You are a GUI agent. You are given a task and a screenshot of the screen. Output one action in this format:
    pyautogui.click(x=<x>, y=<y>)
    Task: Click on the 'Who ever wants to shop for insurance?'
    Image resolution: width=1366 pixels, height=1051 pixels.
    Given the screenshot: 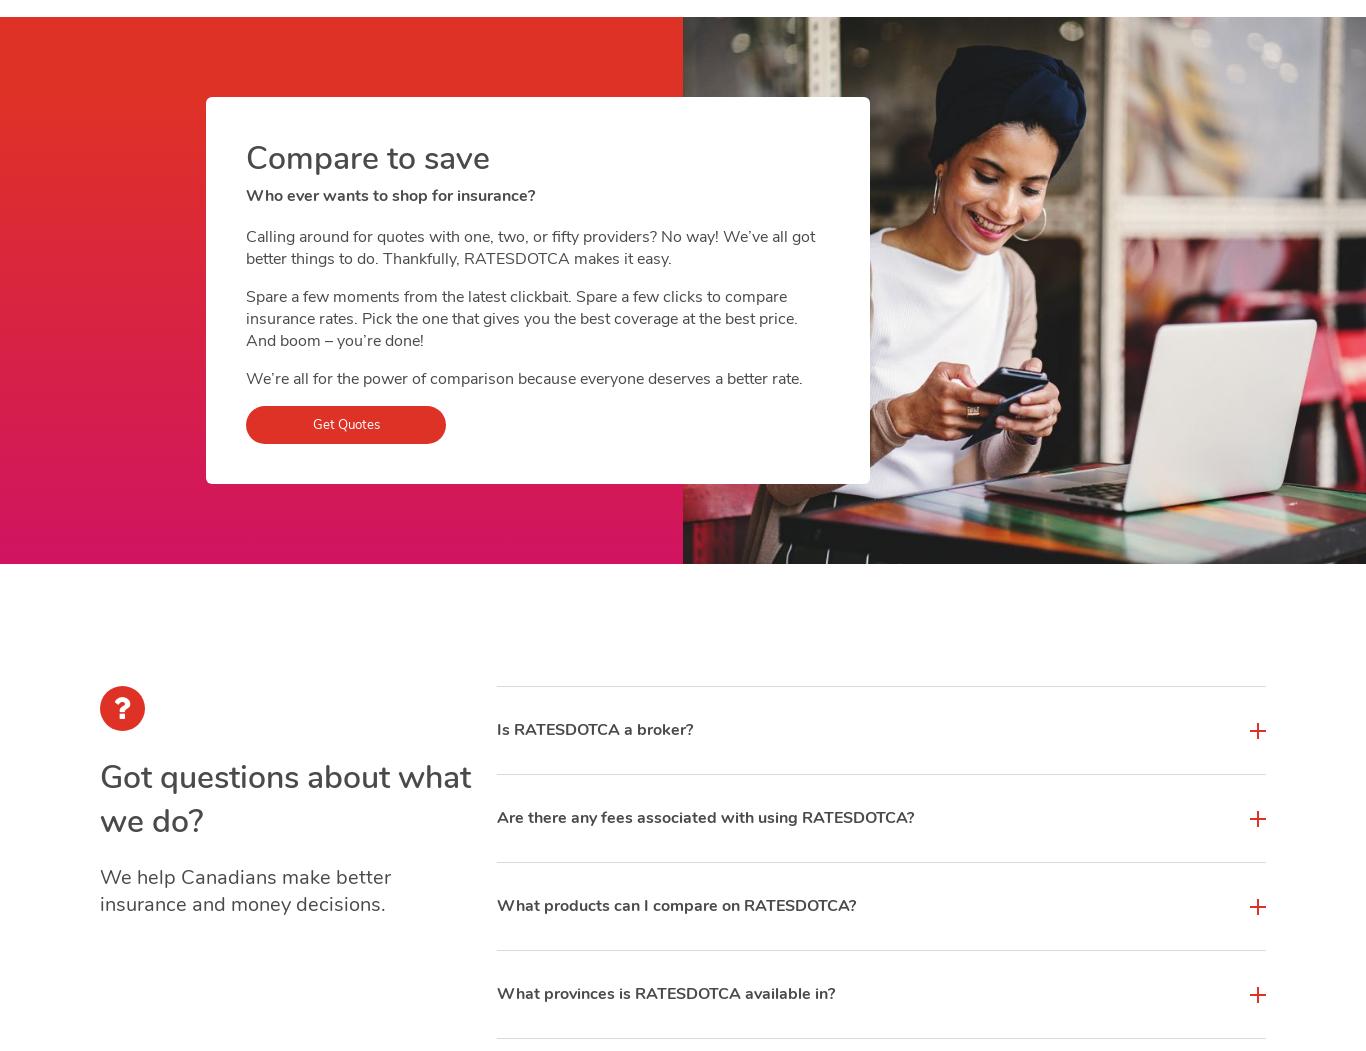 What is the action you would take?
    pyautogui.click(x=389, y=196)
    